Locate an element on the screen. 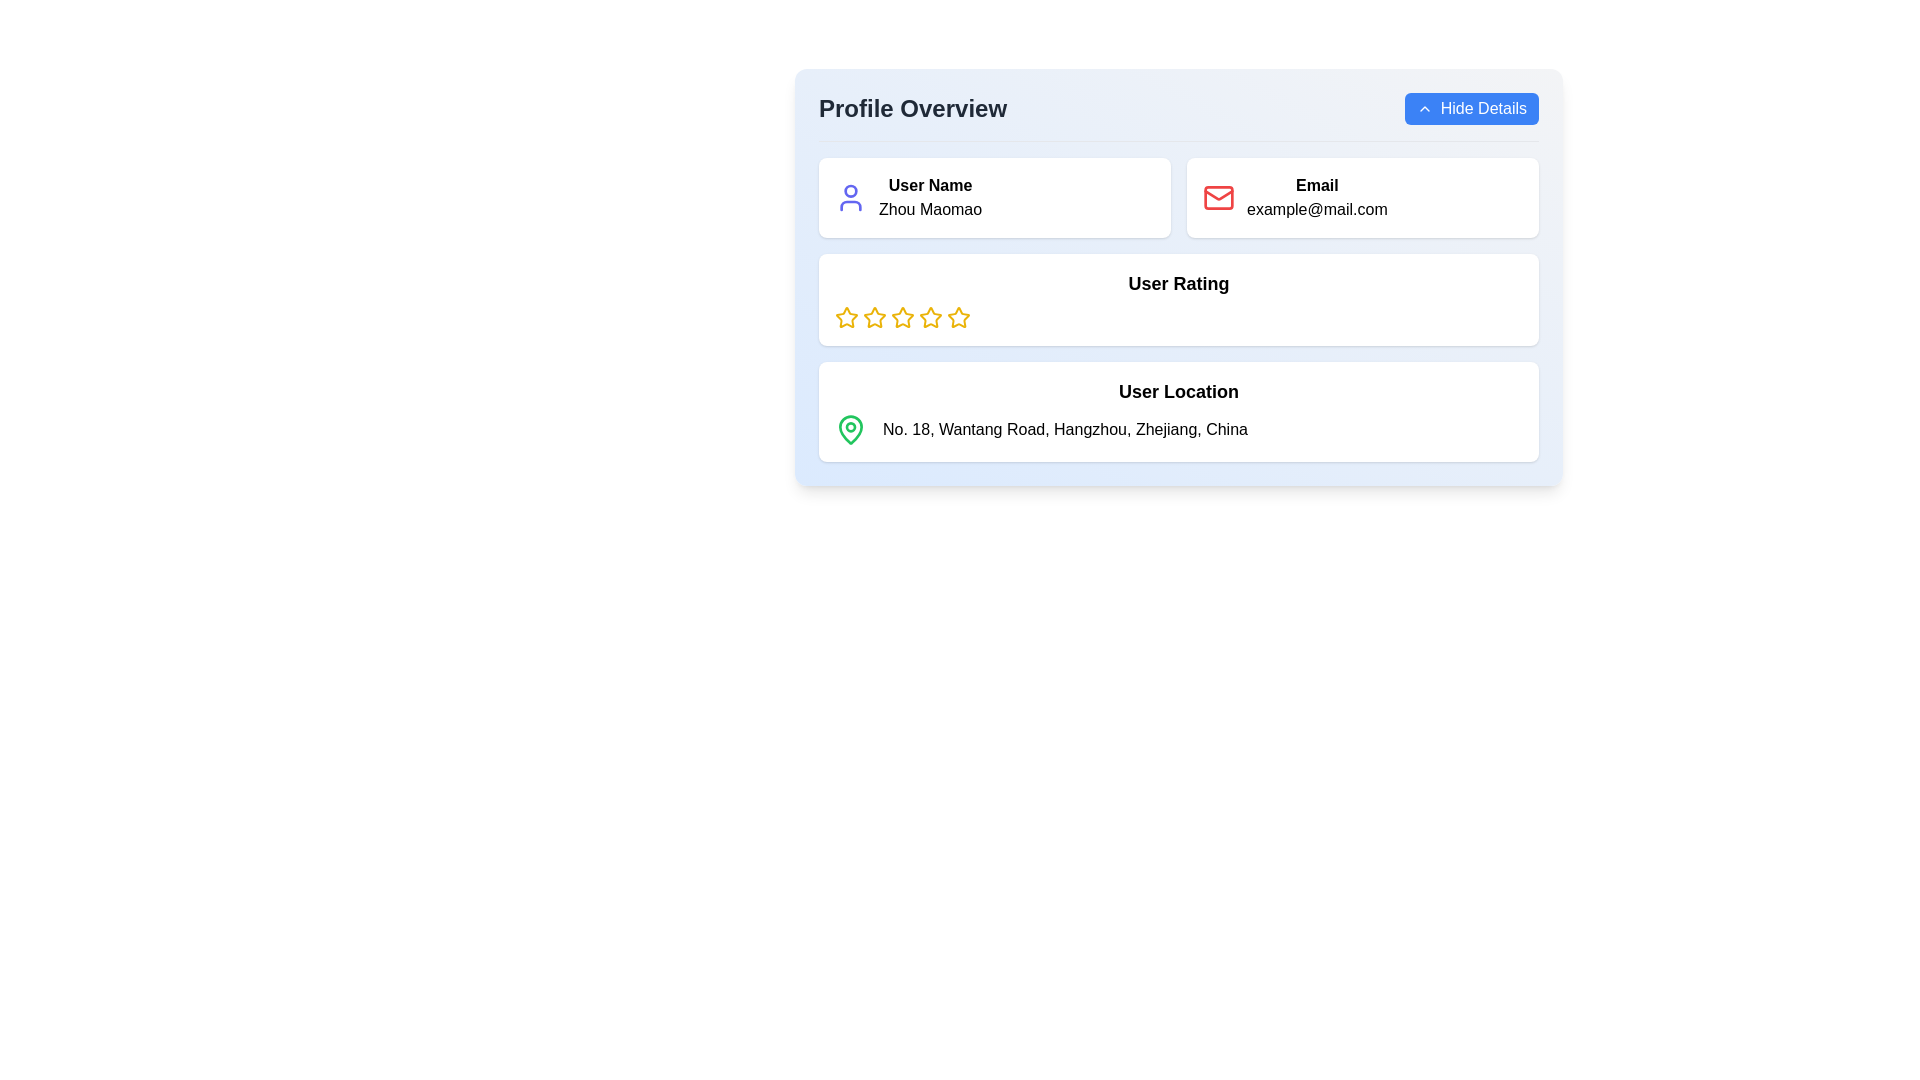 This screenshot has width=1920, height=1080. the location icon located at the bottom-left of the 'User Location' section in the profile overview interface, adjacent to the text describing the user's address, if it is interactive is located at coordinates (850, 427).